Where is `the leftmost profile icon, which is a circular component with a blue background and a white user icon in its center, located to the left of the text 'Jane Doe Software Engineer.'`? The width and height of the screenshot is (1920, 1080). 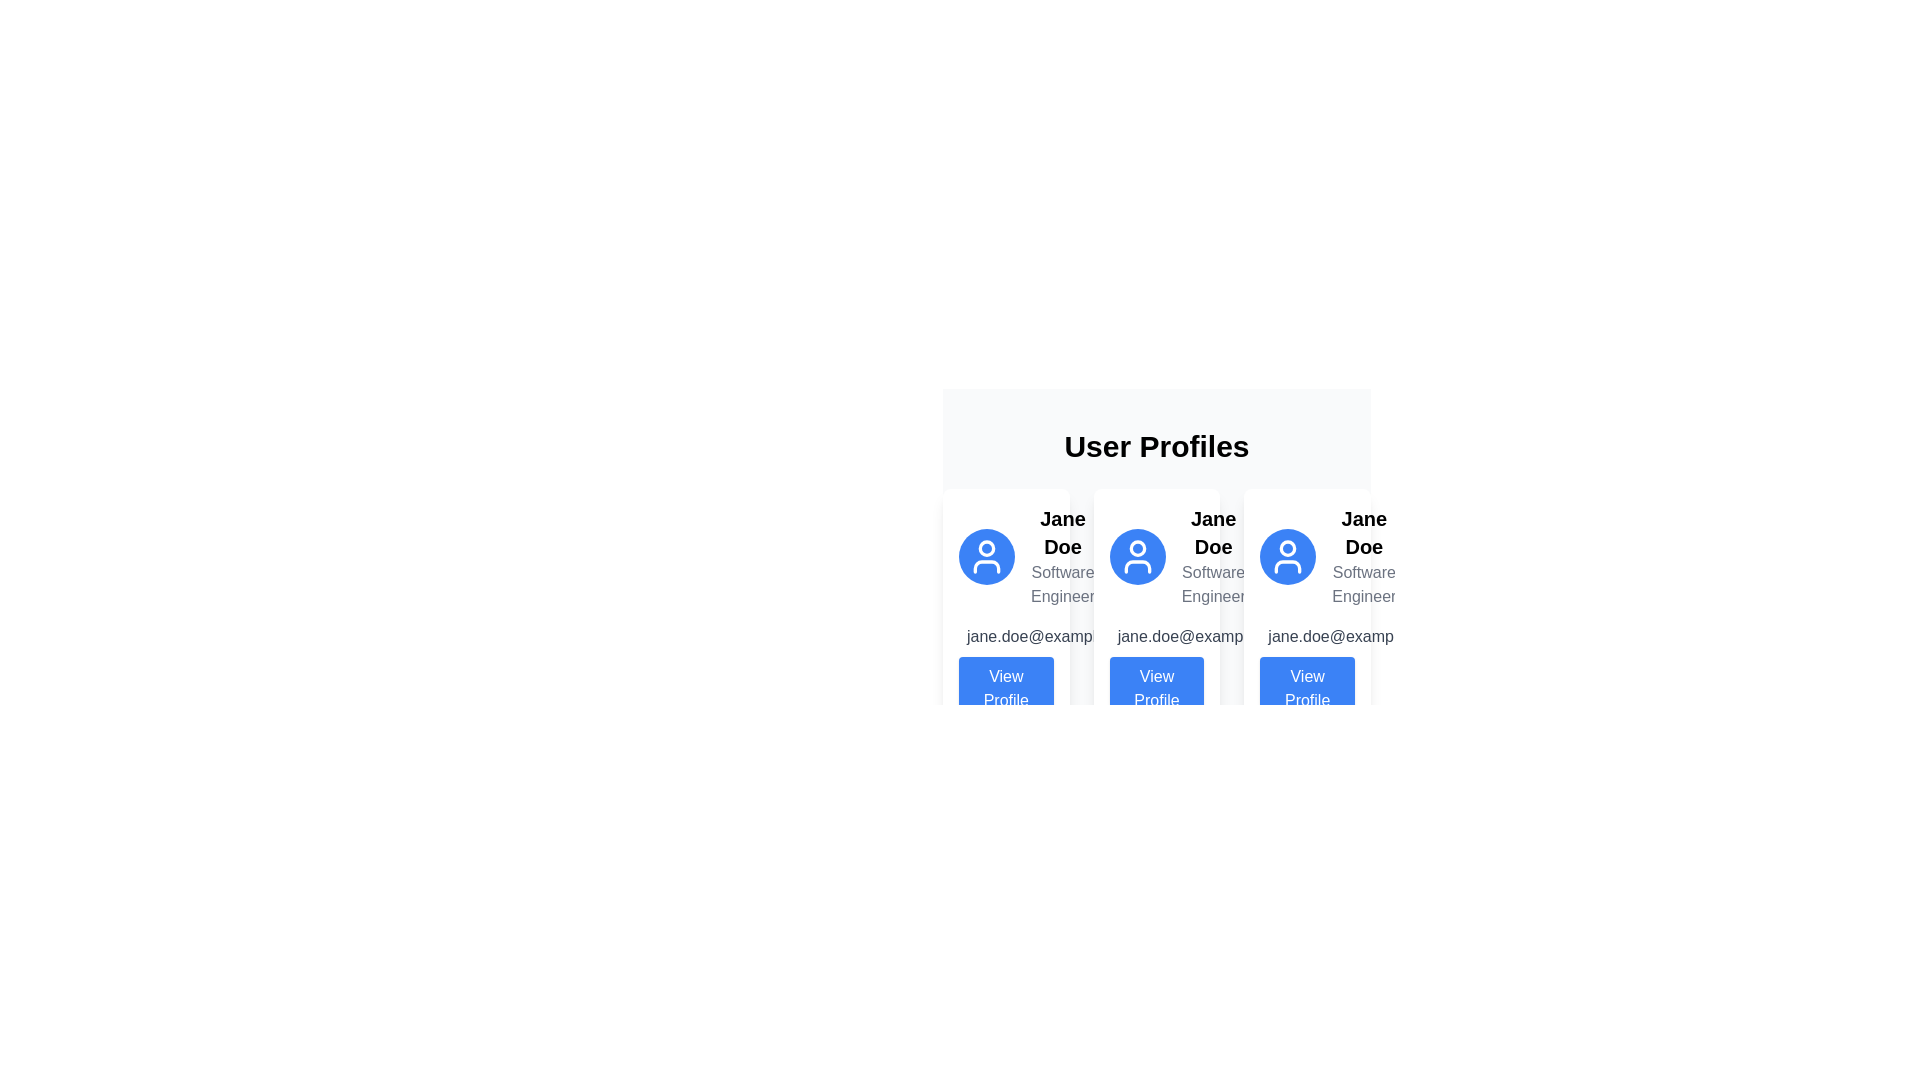
the leftmost profile icon, which is a circular component with a blue background and a white user icon in its center, located to the left of the text 'Jane Doe Software Engineer.' is located at coordinates (987, 556).